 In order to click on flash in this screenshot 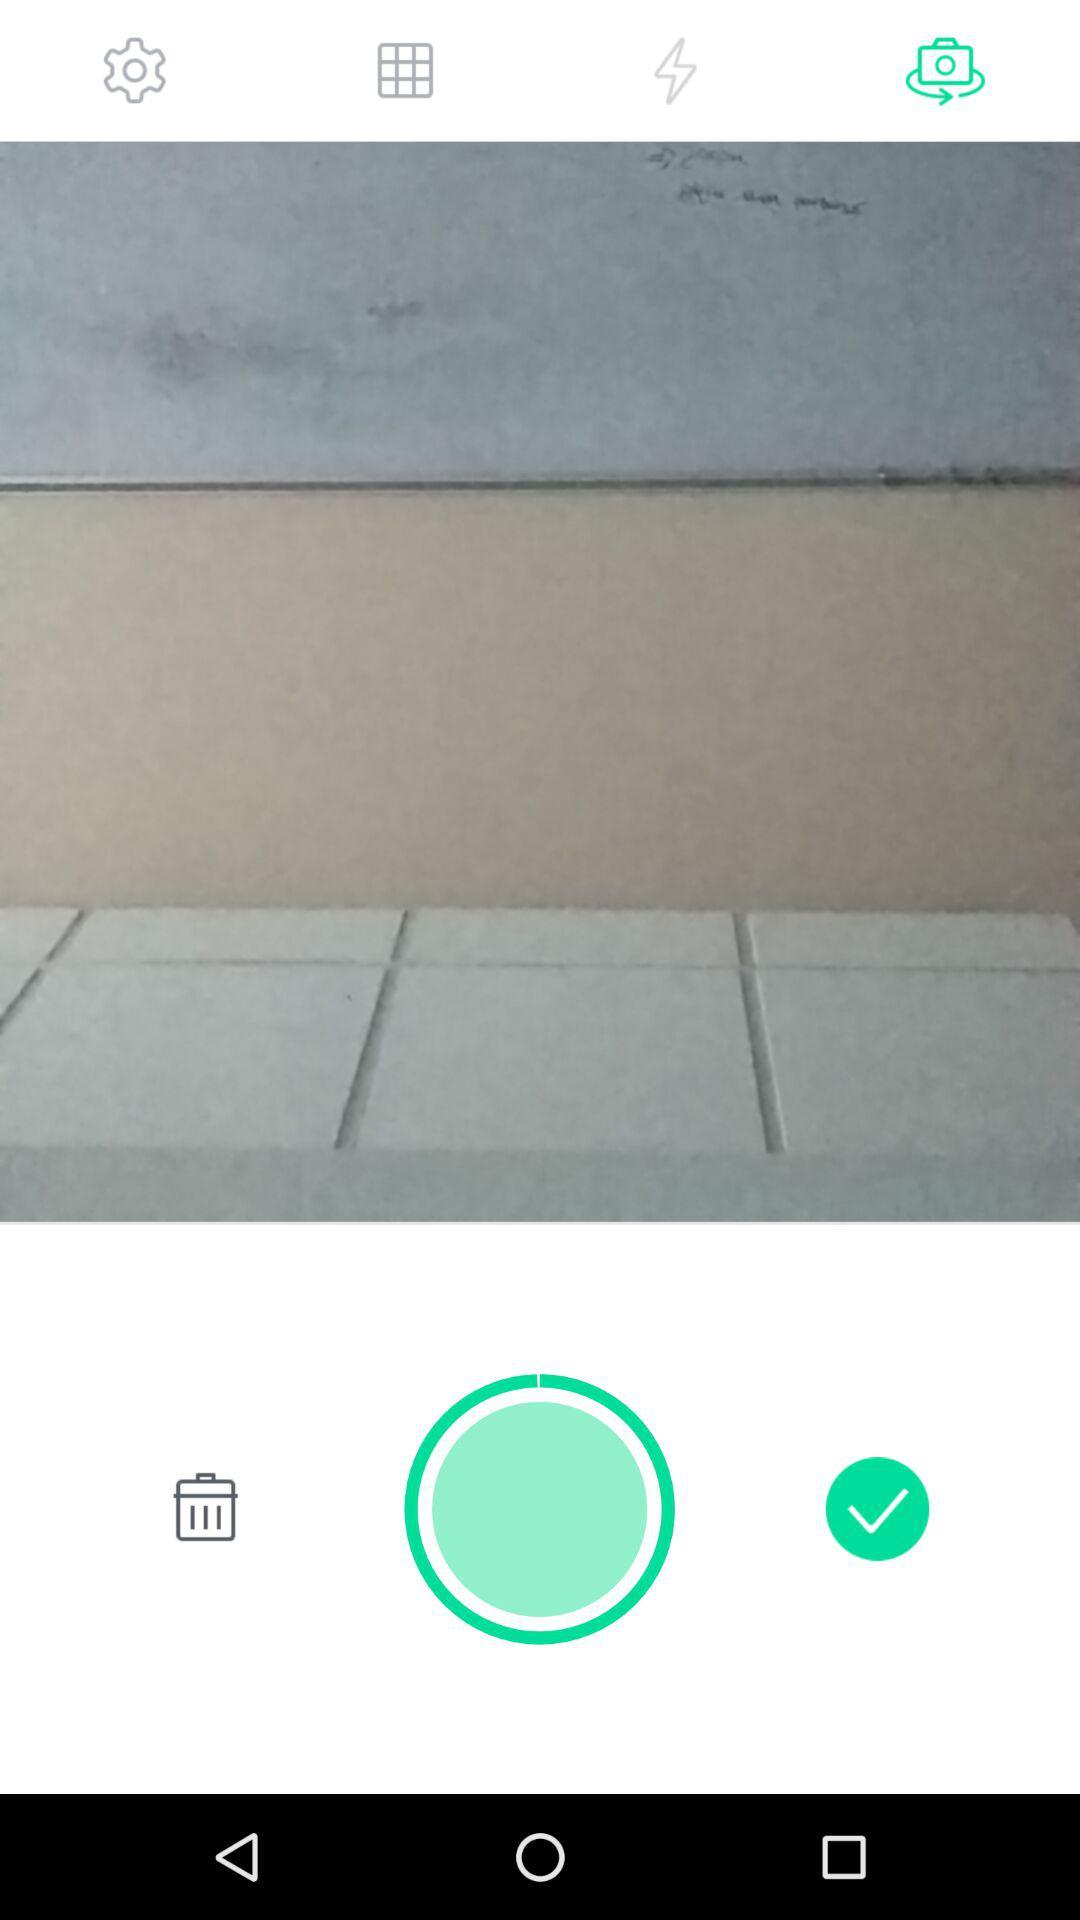, I will do `click(675, 70)`.